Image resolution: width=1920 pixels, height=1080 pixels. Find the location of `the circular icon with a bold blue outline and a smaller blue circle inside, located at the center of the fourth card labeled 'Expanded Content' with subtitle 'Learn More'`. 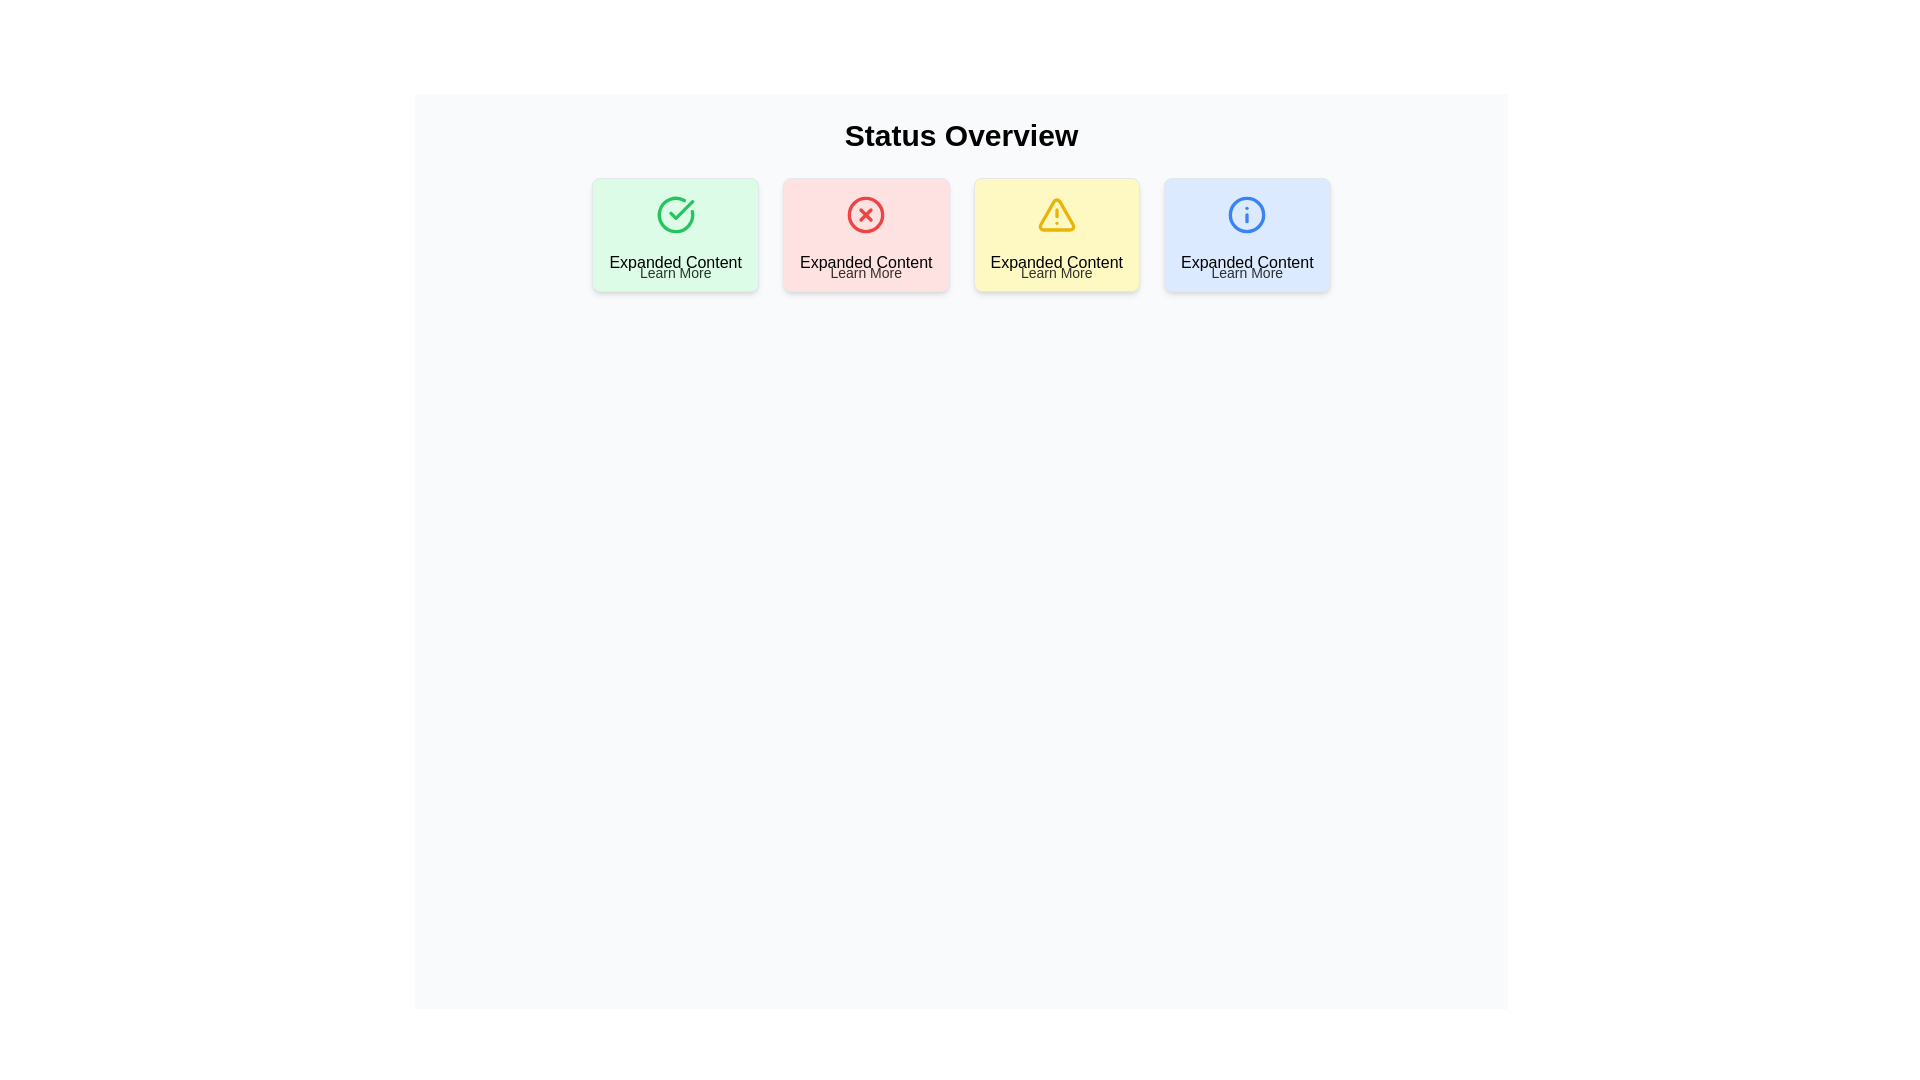

the circular icon with a bold blue outline and a smaller blue circle inside, located at the center of the fourth card labeled 'Expanded Content' with subtitle 'Learn More' is located at coordinates (1246, 215).